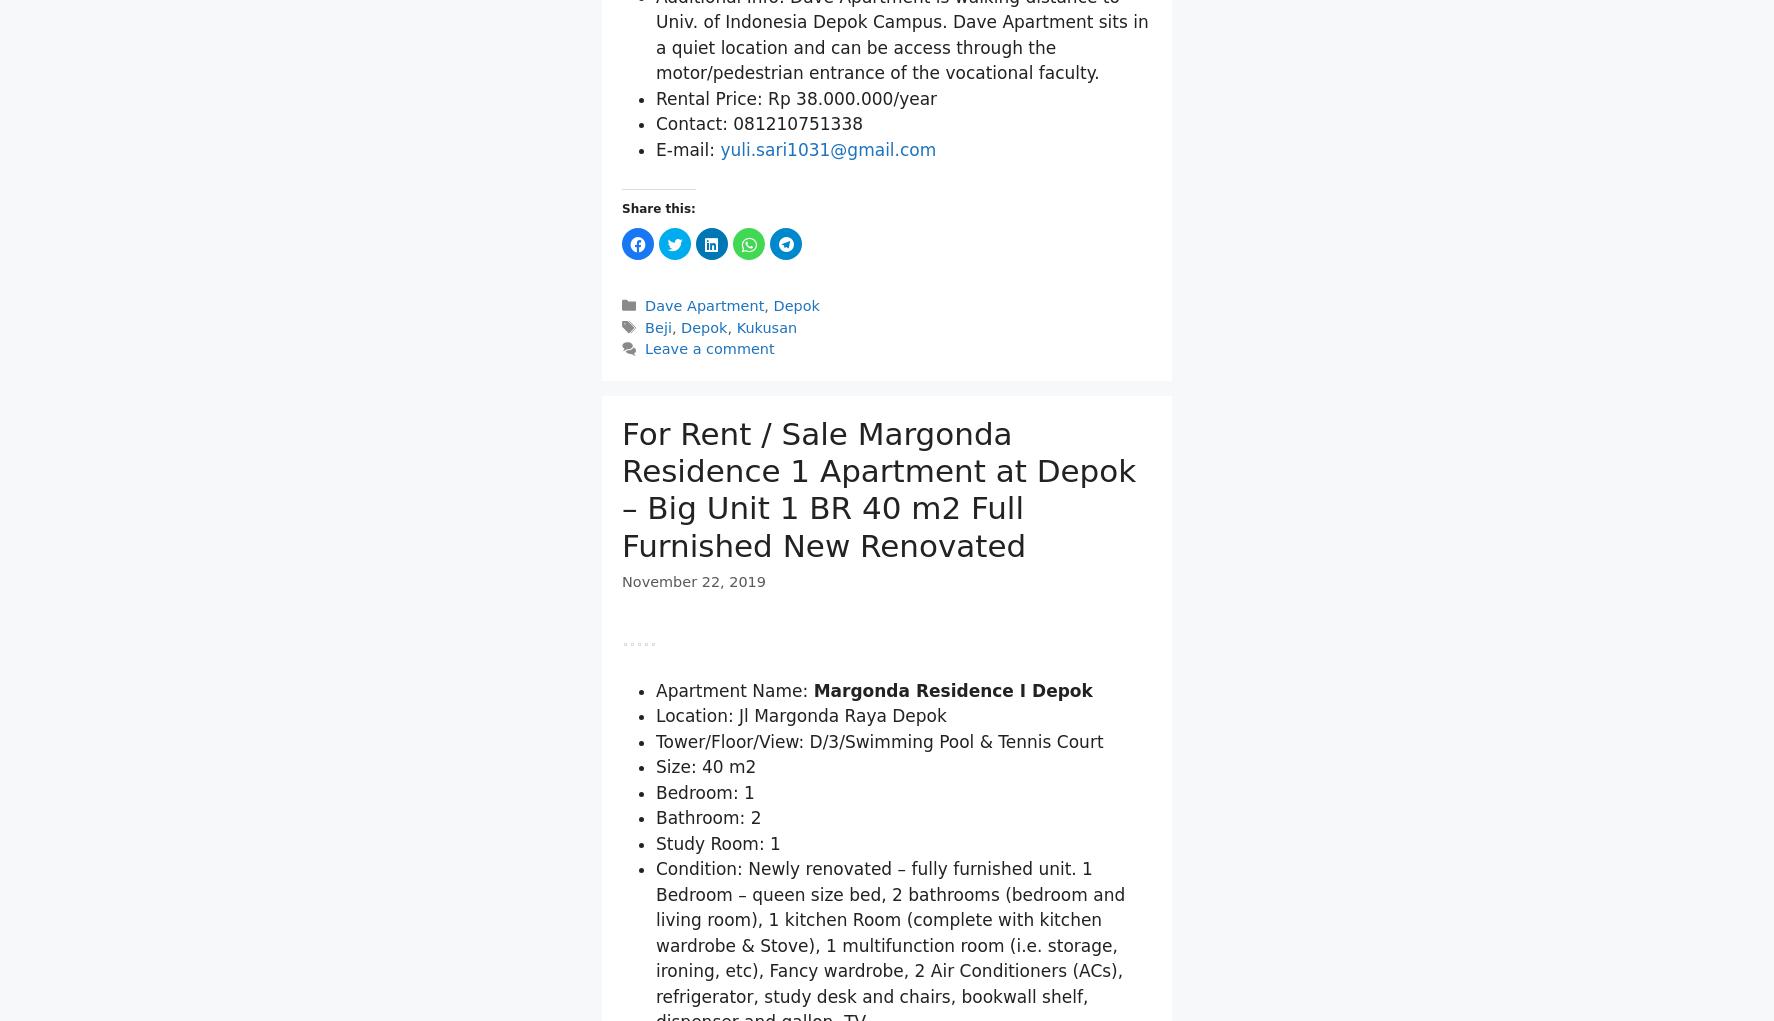 The image size is (1774, 1021). Describe the element at coordinates (737, 51) in the screenshot. I see `'ATM Center'` at that location.